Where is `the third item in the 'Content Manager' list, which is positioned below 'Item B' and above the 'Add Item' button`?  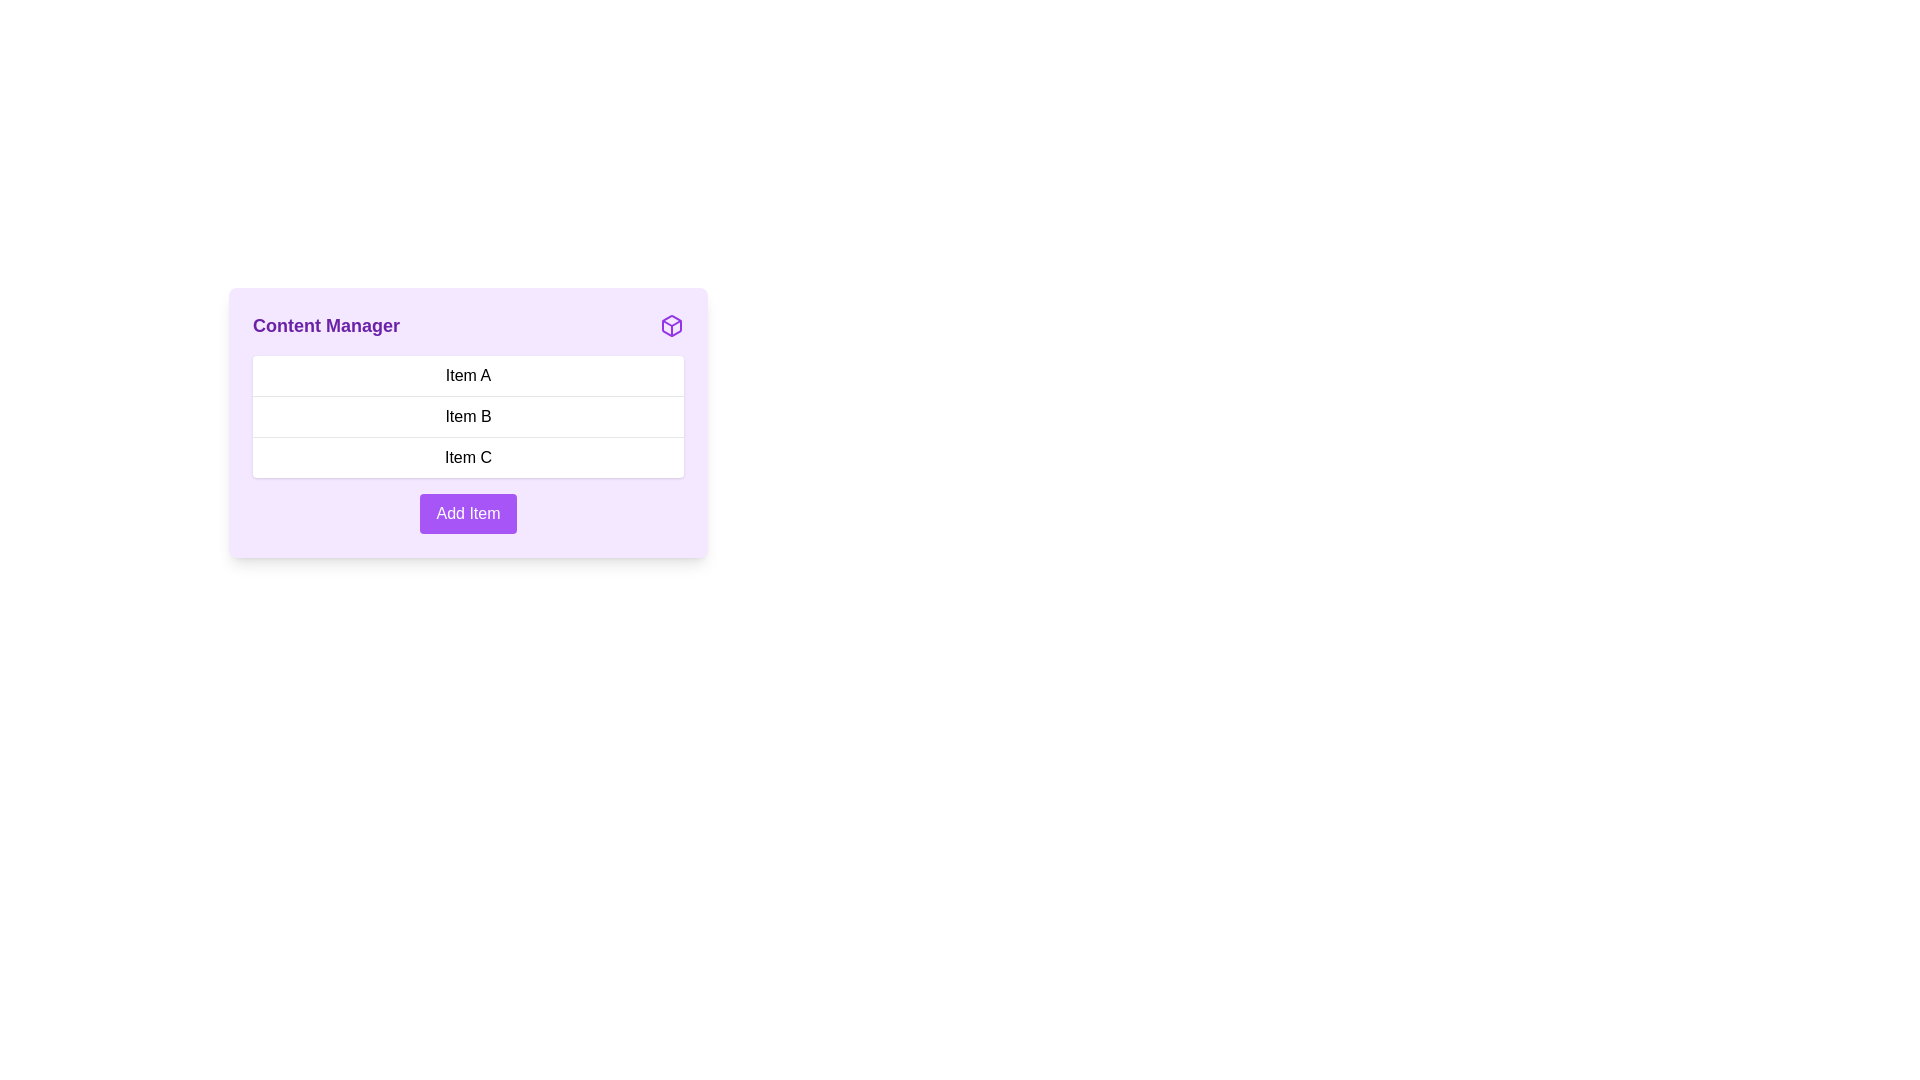 the third item in the 'Content Manager' list, which is positioned below 'Item B' and above the 'Add Item' button is located at coordinates (467, 457).